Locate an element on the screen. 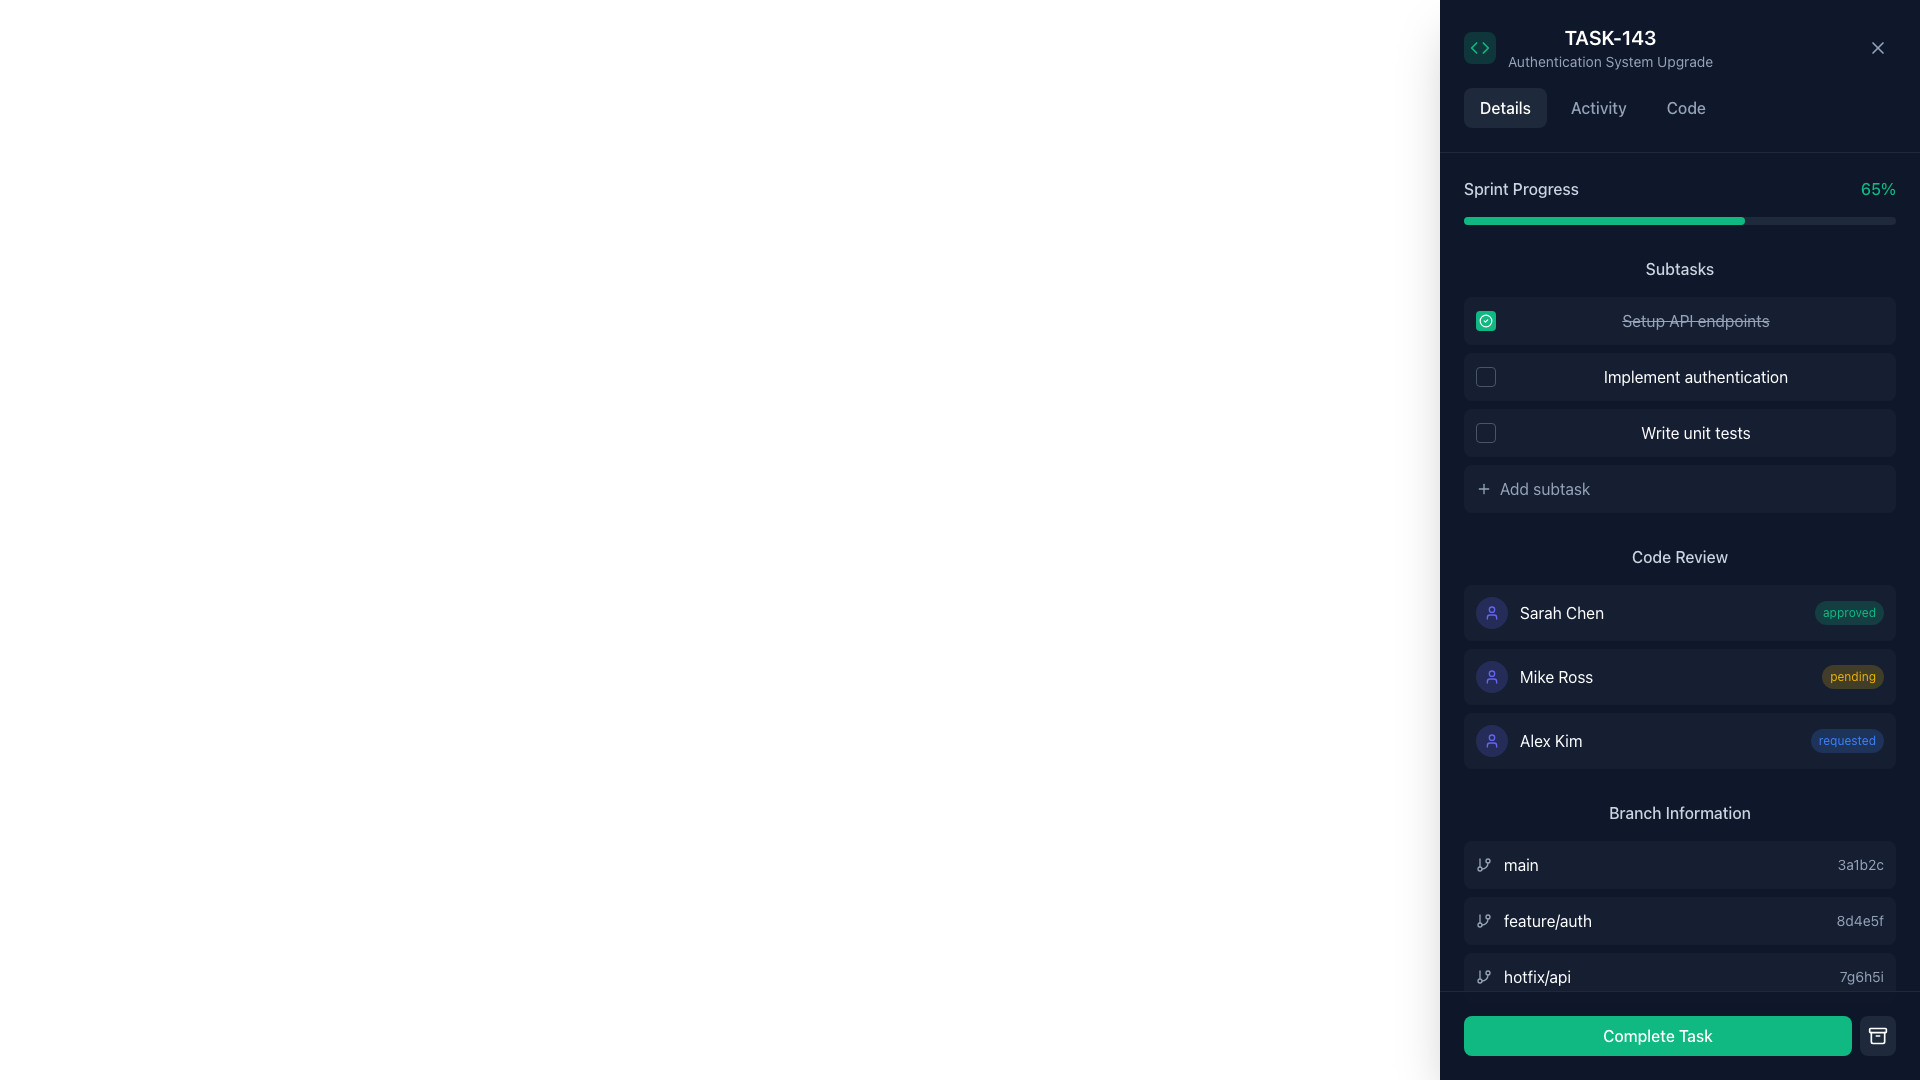  progress value is located at coordinates (1882, 220).